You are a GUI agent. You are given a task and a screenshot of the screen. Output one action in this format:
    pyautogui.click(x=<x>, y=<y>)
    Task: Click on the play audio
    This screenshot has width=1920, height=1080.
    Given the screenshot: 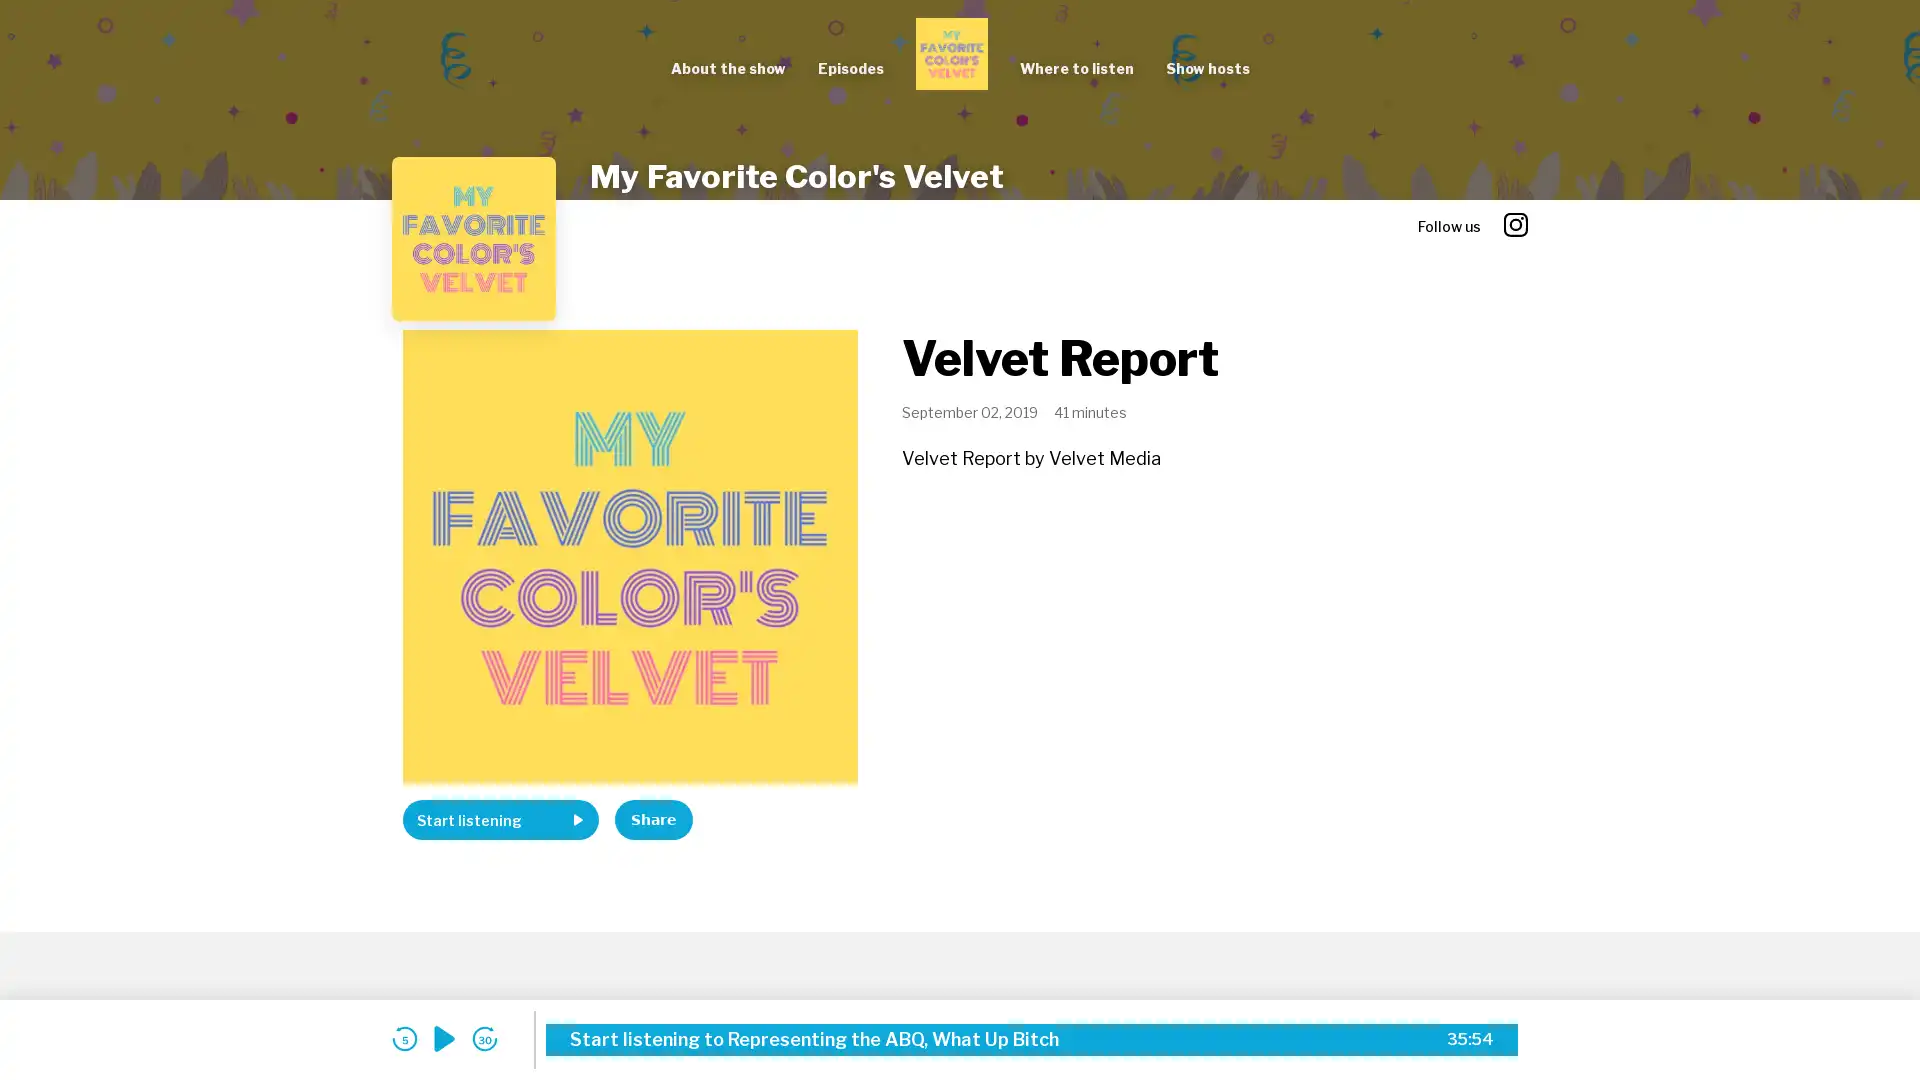 What is the action you would take?
    pyautogui.click(x=444, y=1038)
    